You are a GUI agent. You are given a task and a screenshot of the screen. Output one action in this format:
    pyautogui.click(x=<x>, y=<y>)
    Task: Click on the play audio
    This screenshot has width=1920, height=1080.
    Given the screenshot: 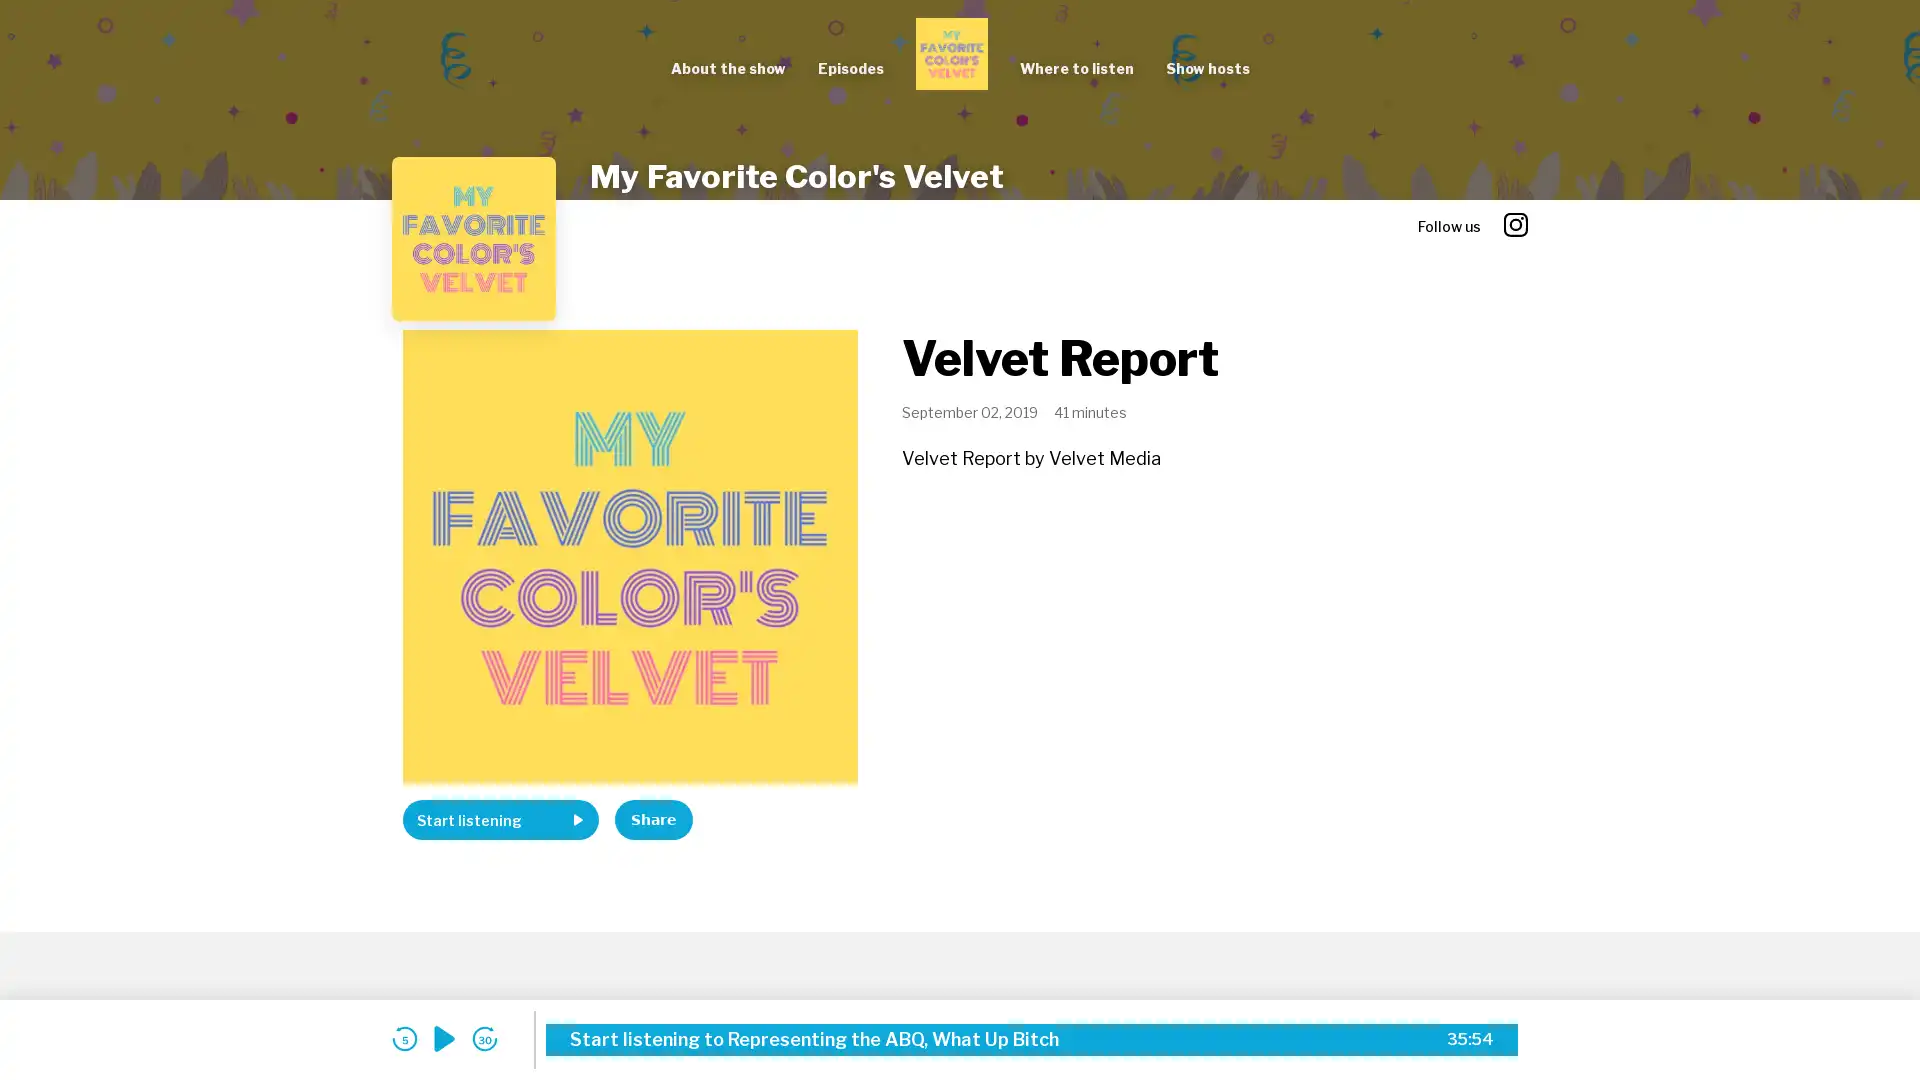 What is the action you would take?
    pyautogui.click(x=444, y=1038)
    